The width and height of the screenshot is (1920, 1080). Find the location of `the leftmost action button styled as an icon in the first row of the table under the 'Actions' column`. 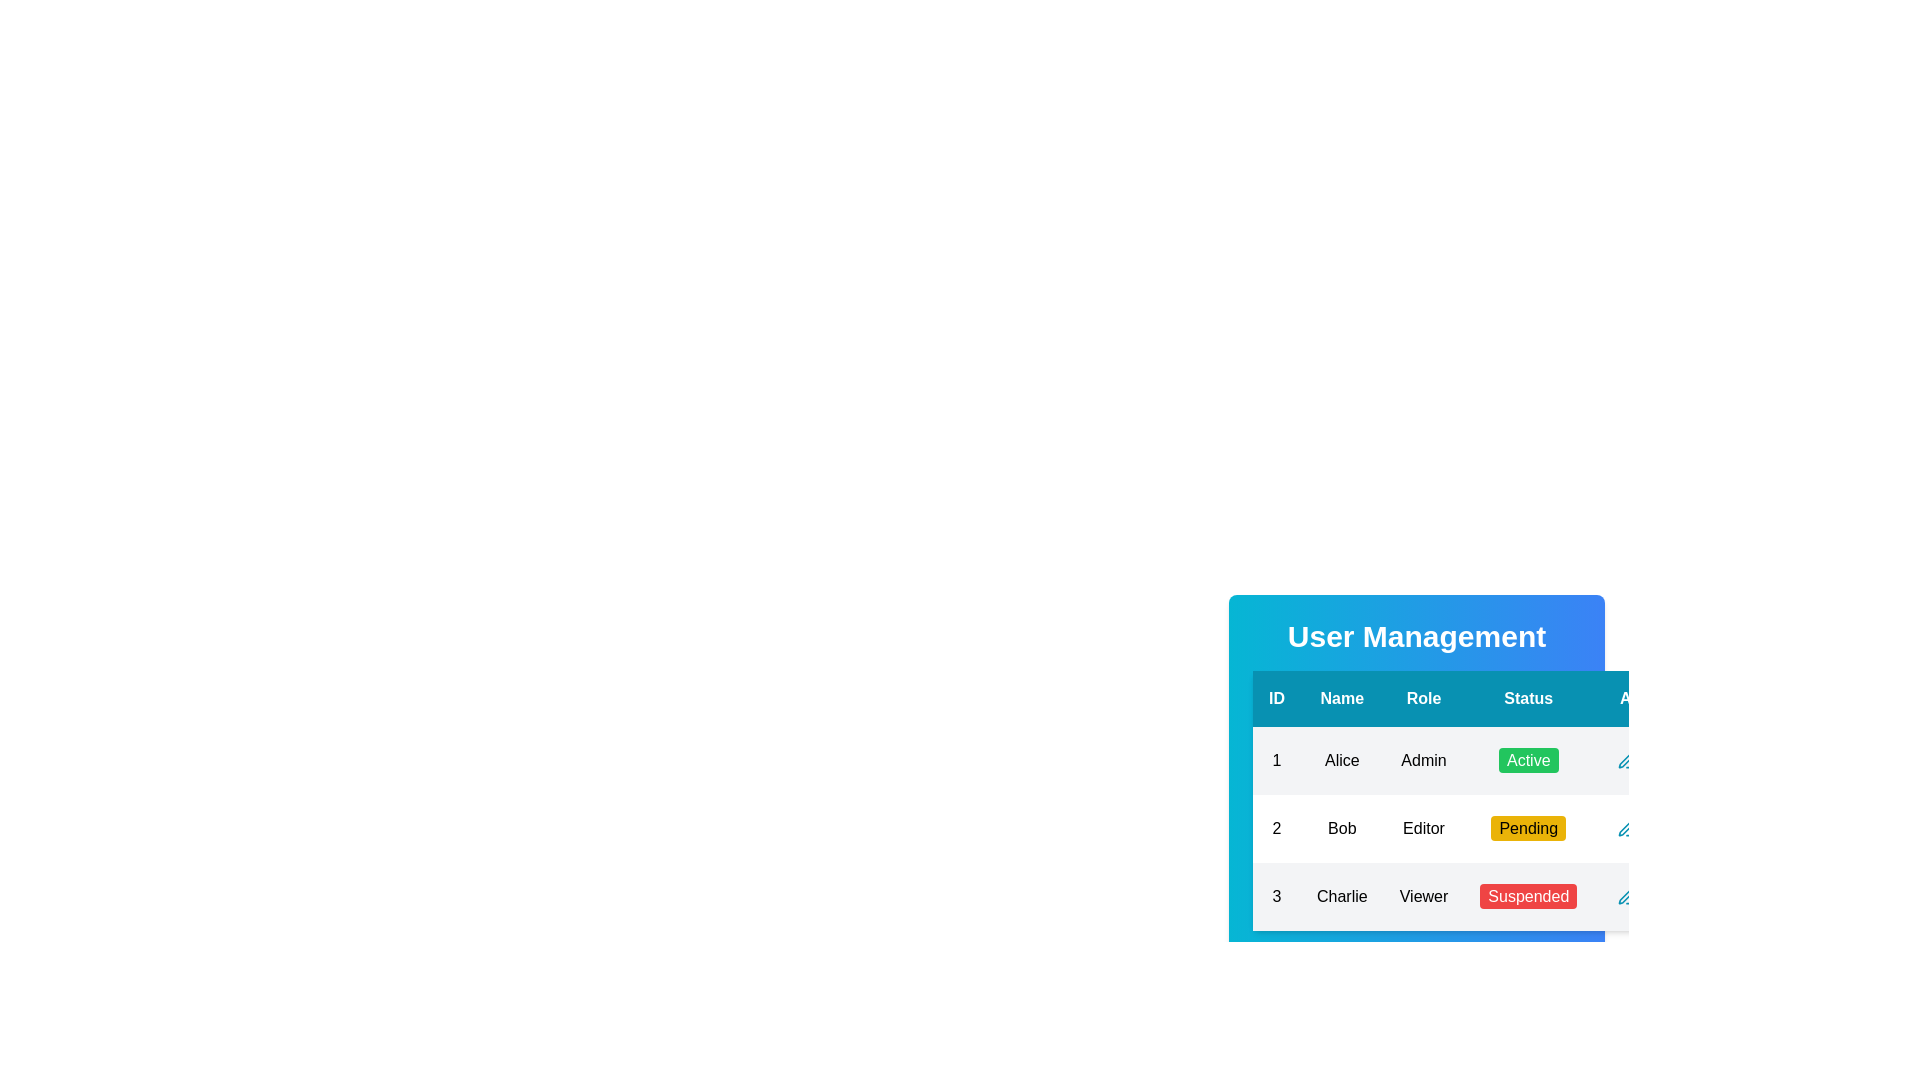

the leftmost action button styled as an icon in the first row of the table under the 'Actions' column is located at coordinates (1627, 760).